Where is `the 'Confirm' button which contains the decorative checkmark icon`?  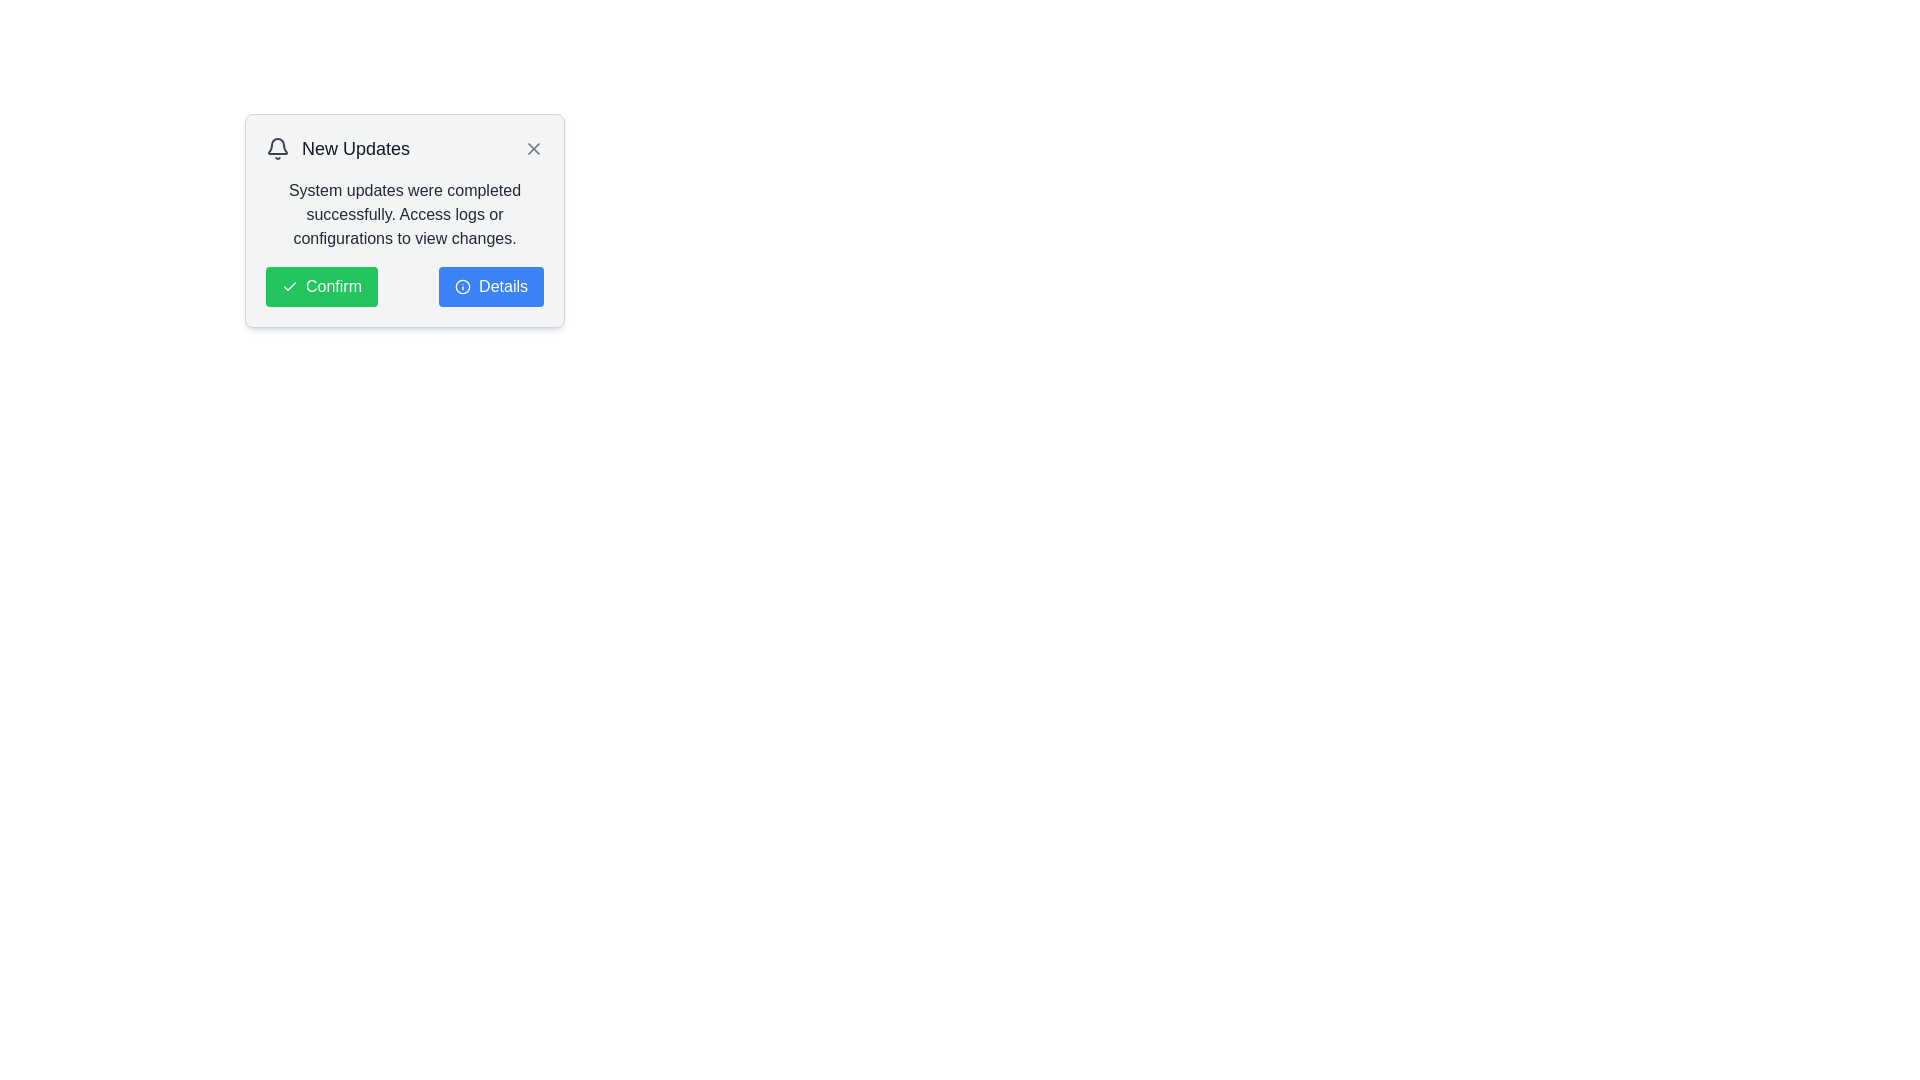 the 'Confirm' button which contains the decorative checkmark icon is located at coordinates (288, 286).